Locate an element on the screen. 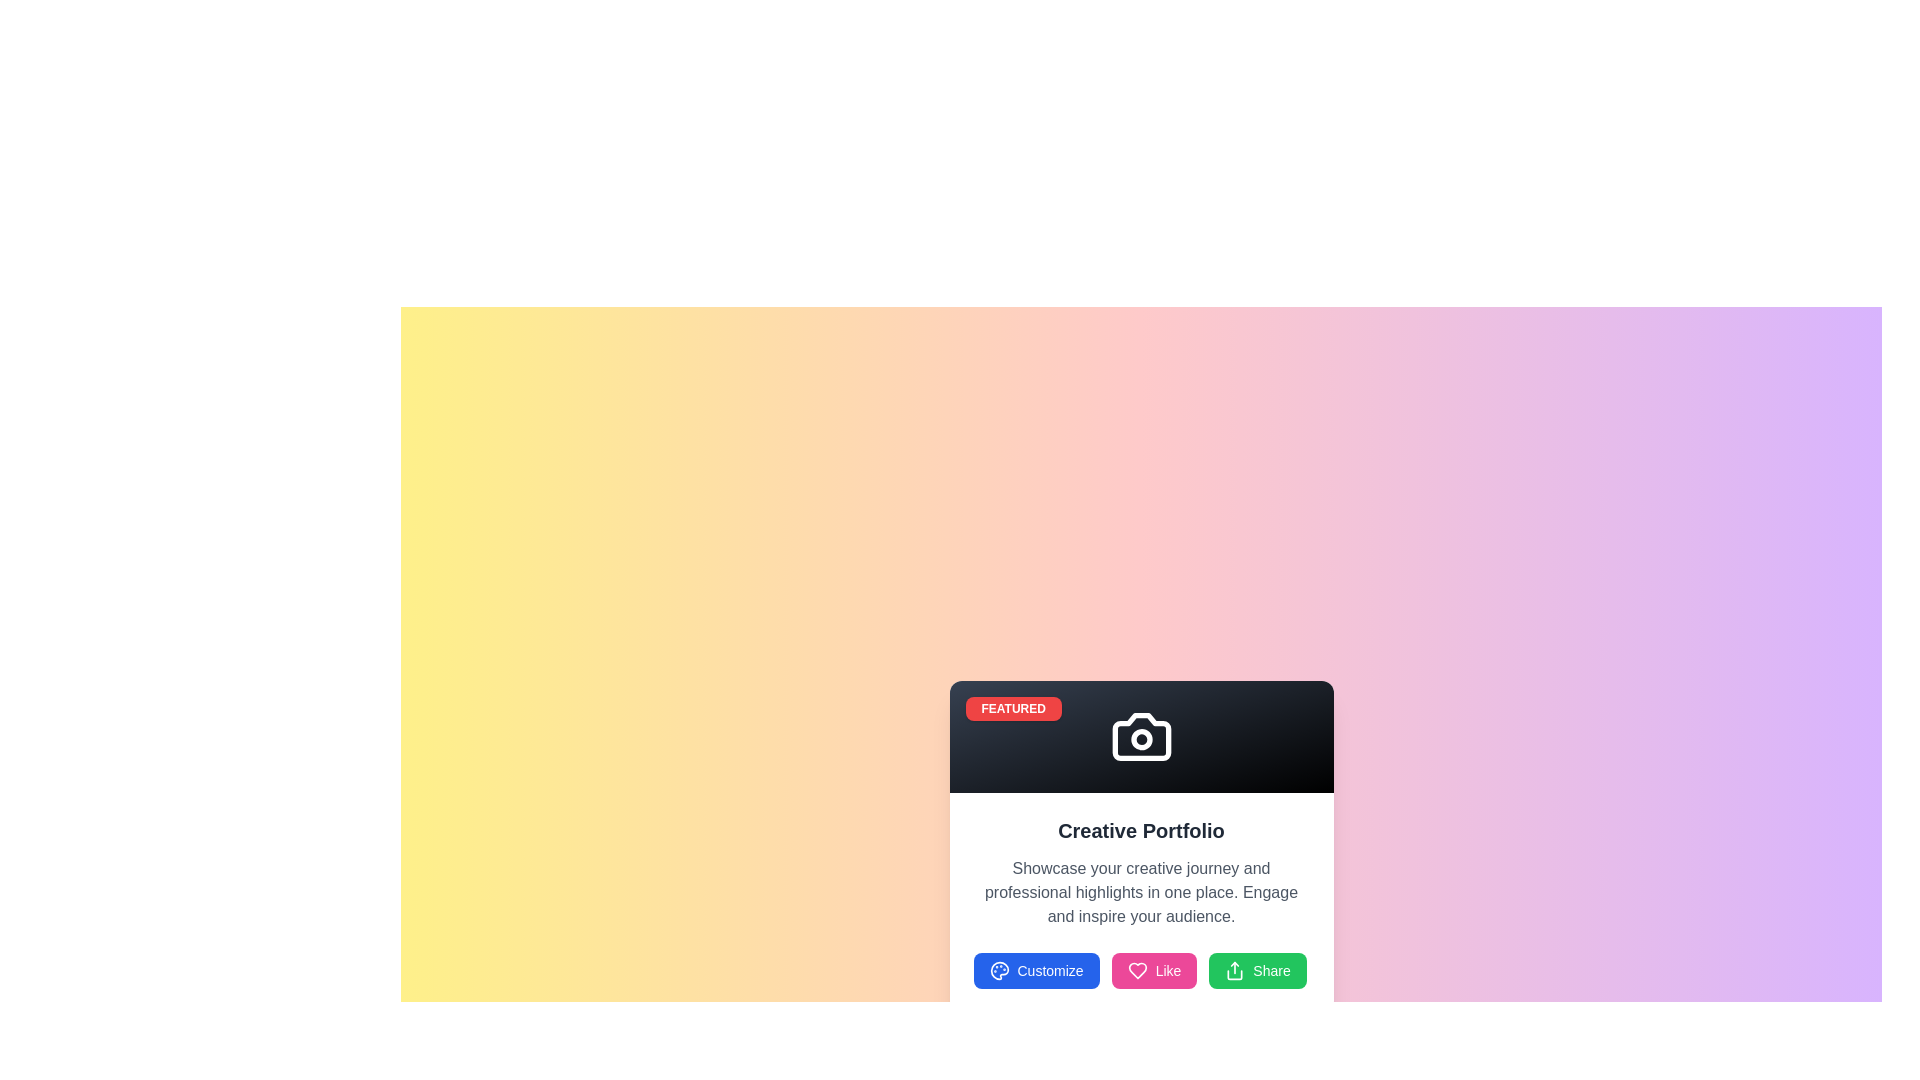  the green 'Share' button with rounded corners located at the bottom of the card UI component to share content is located at coordinates (1256, 970).